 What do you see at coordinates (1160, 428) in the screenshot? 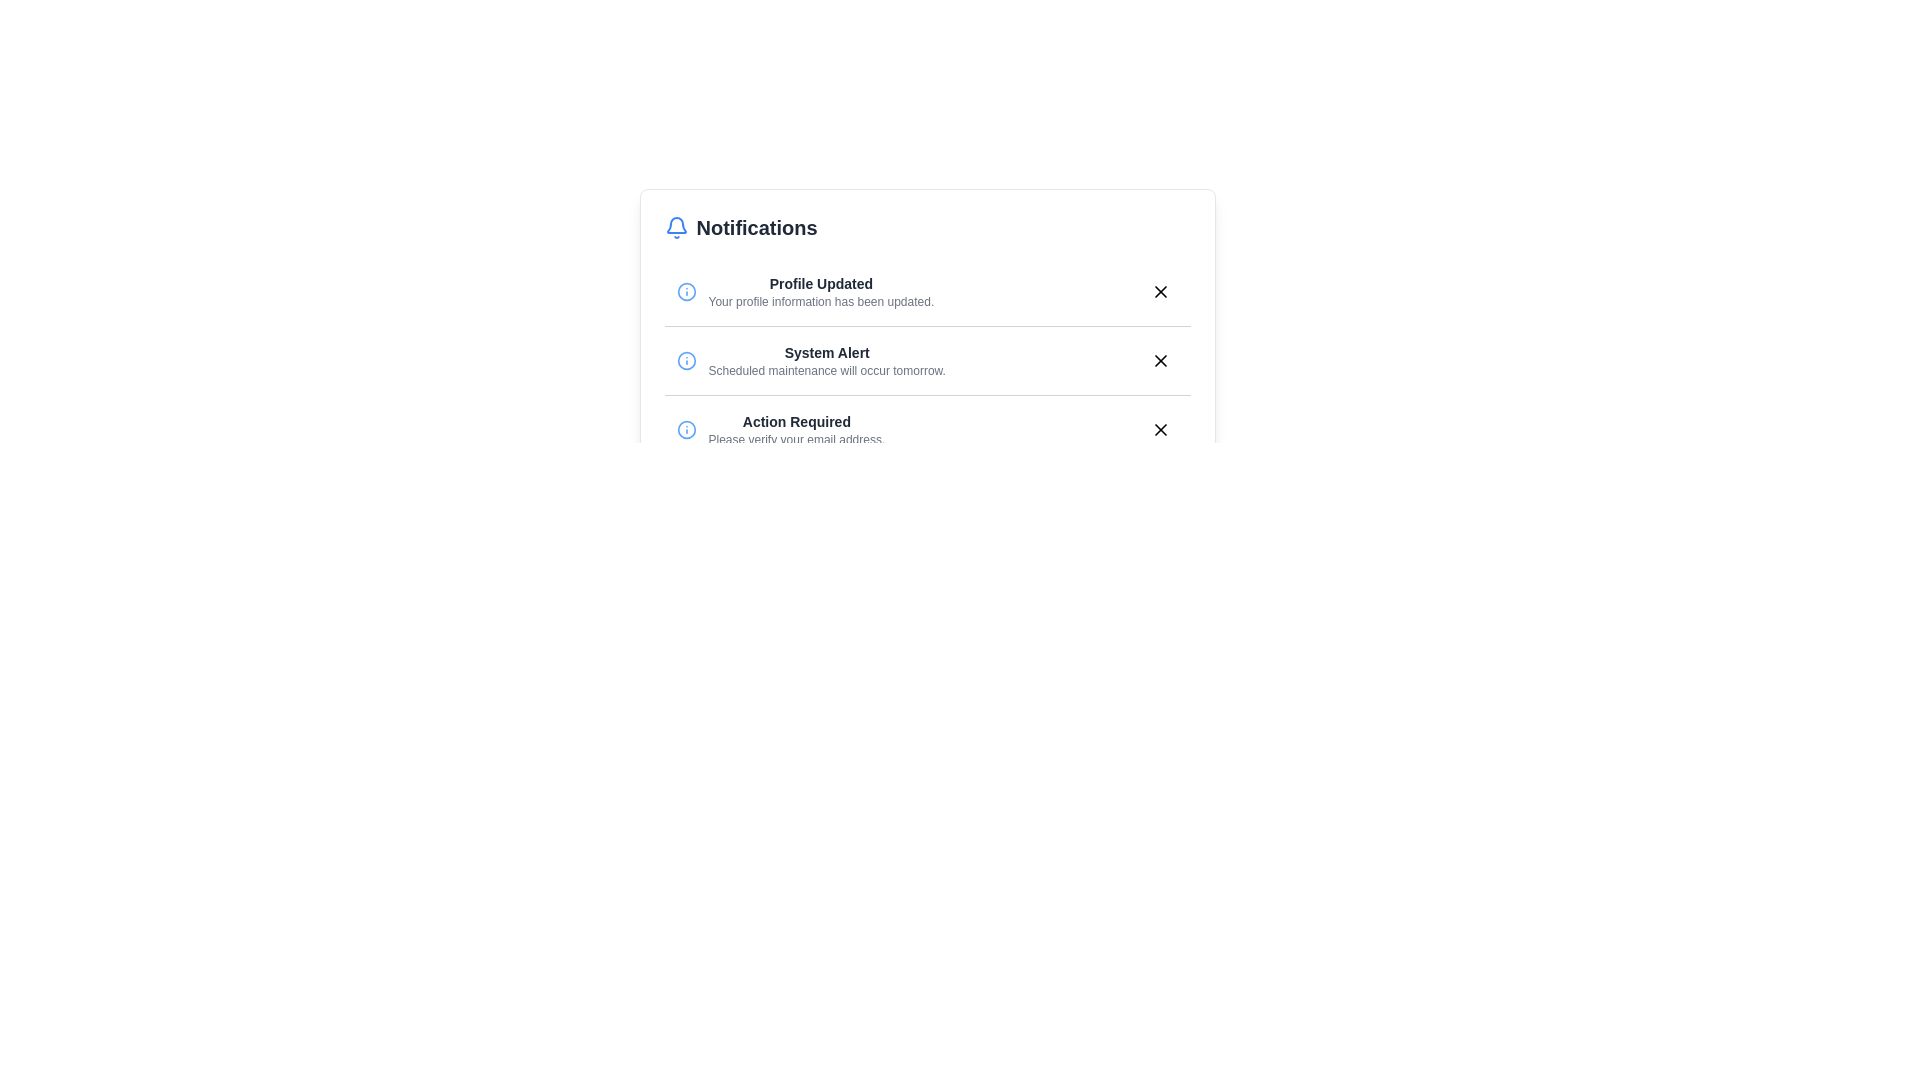
I see `the Close Icon button located in the top-right corner of the notification that reads 'Action Required Please verify your email address.'` at bounding box center [1160, 428].